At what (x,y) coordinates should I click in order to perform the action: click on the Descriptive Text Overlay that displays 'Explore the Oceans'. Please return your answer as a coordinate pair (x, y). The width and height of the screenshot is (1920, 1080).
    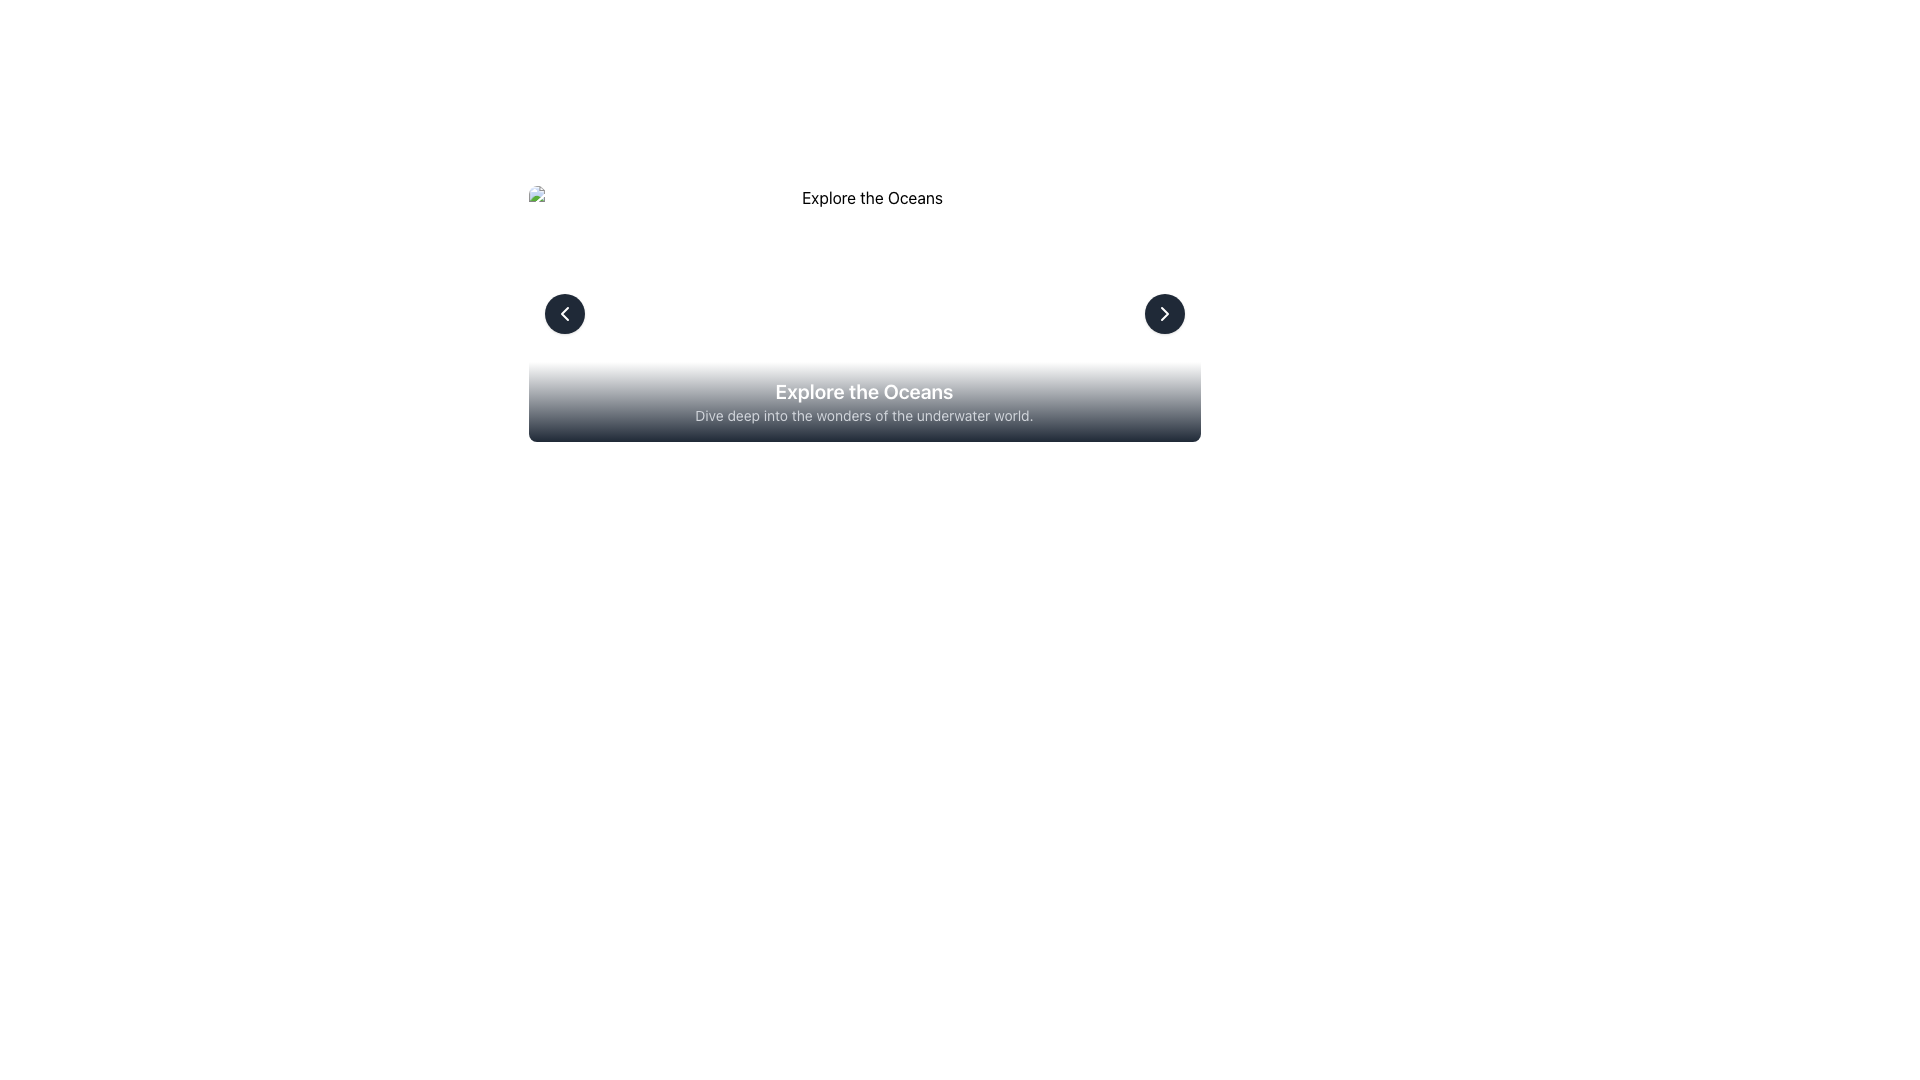
    Looking at the image, I should click on (864, 401).